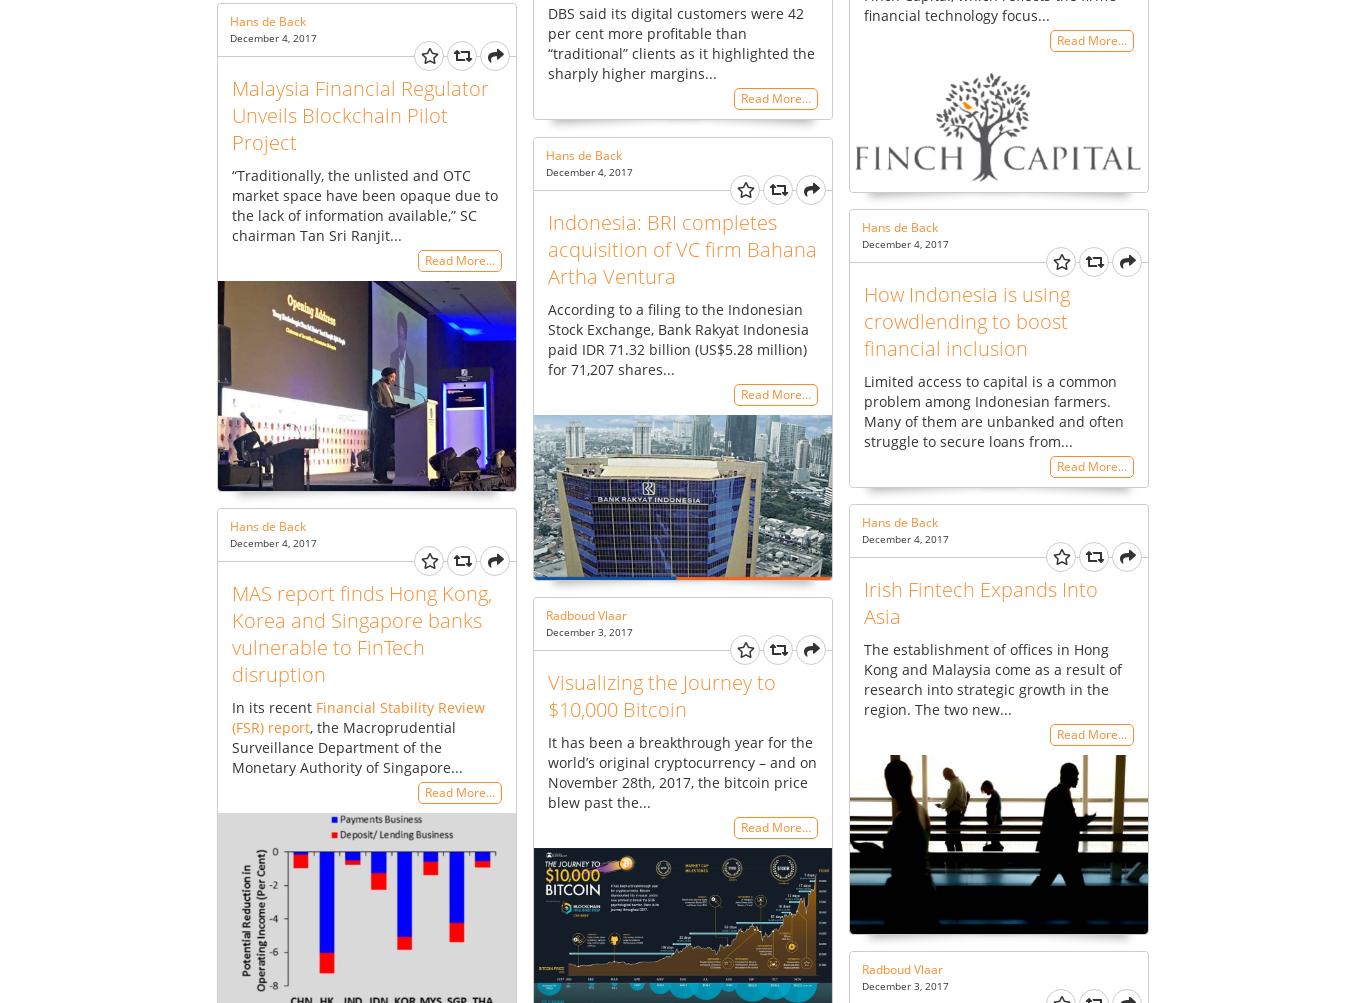  Describe the element at coordinates (548, 42) in the screenshot. I see `'DBS said its digital customers were 42 per cent more profitable than “traditional” clients as it highlighted the sharply higher margins...'` at that location.